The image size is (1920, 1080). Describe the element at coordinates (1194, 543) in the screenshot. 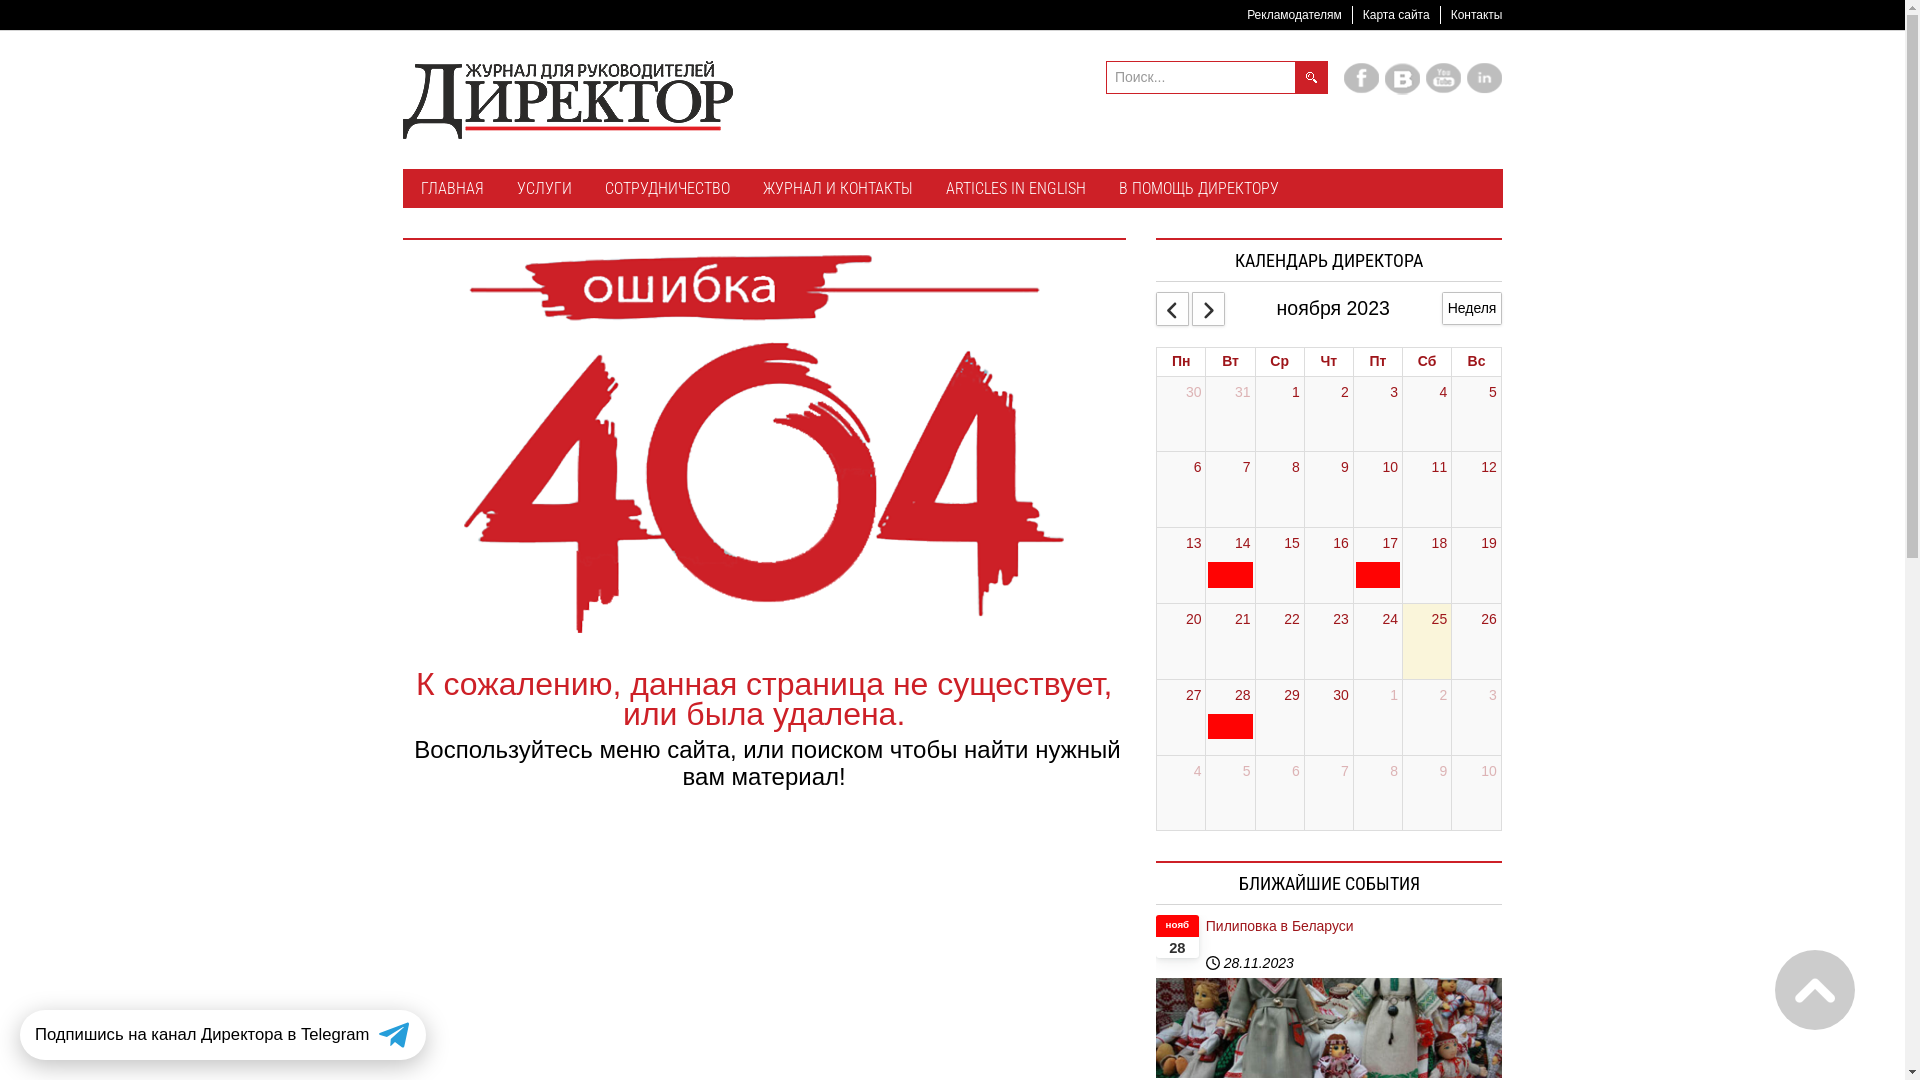

I see `'13'` at that location.